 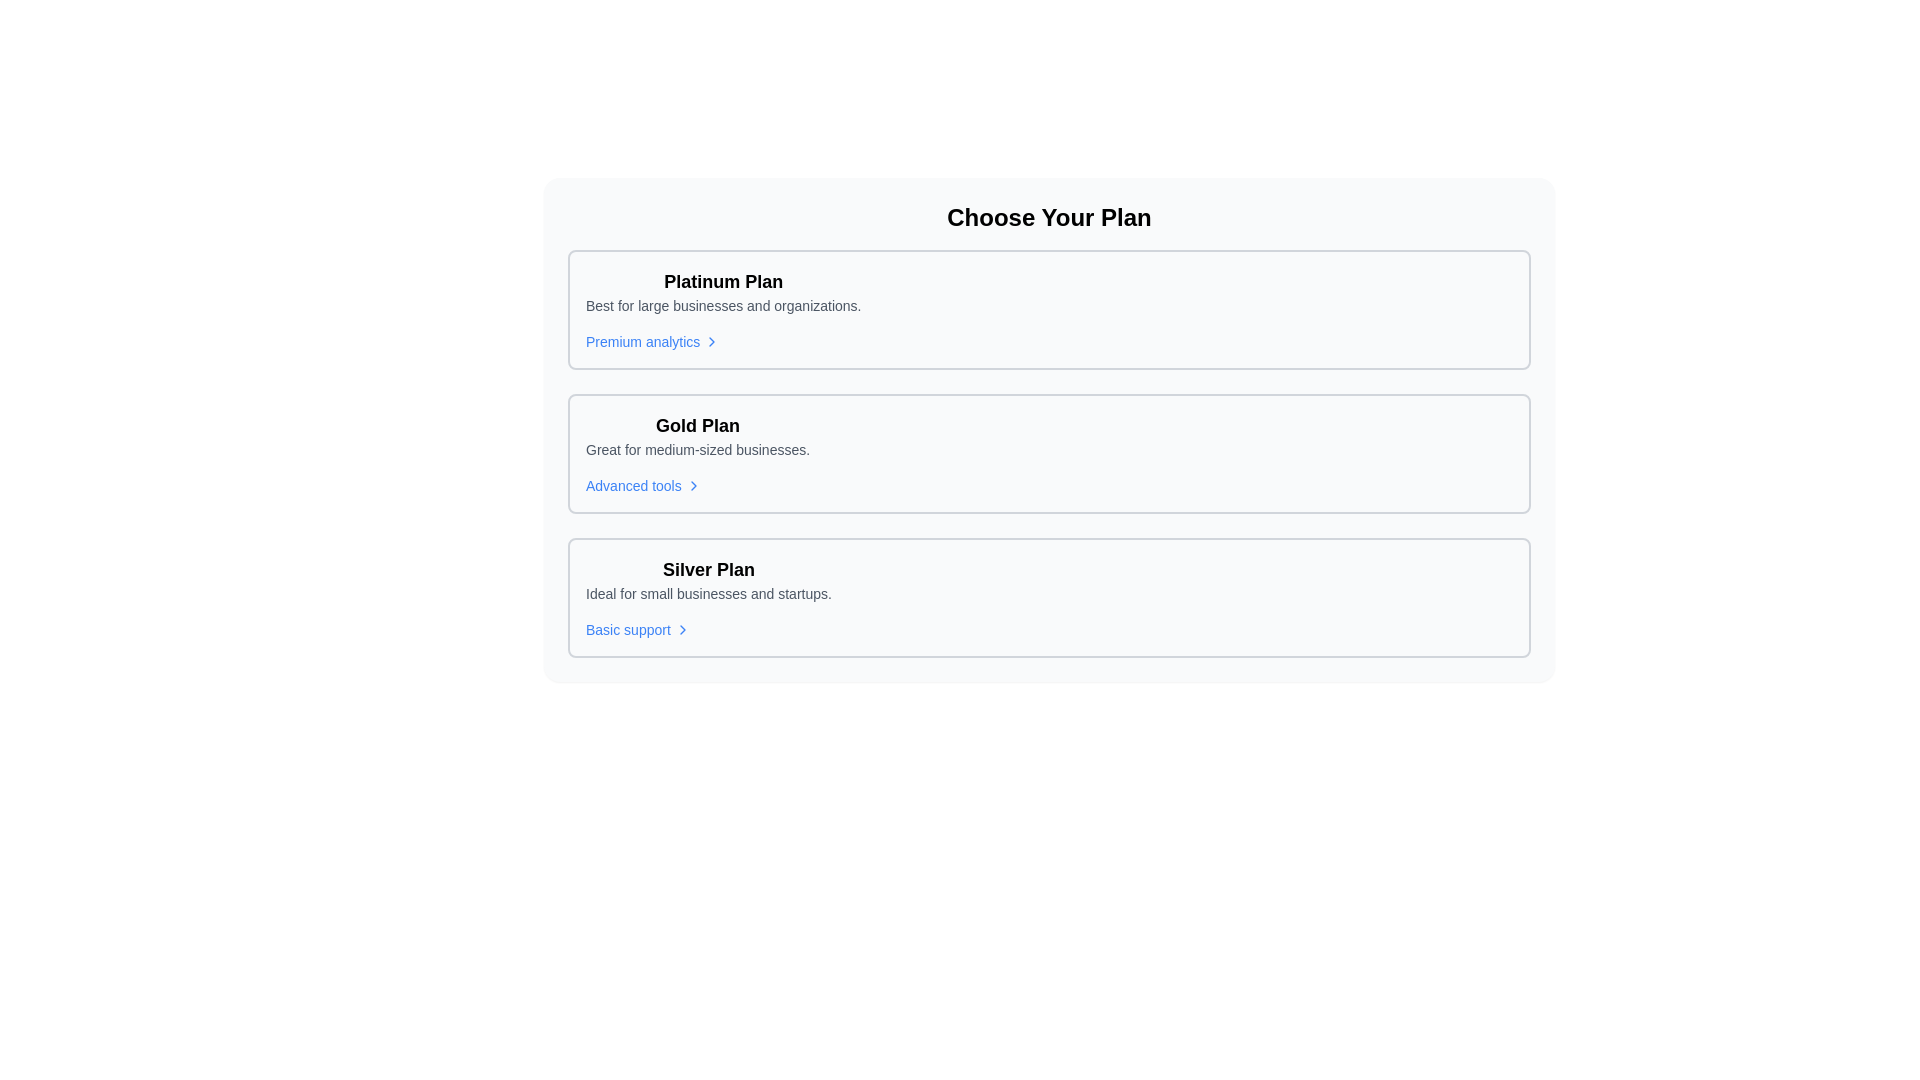 I want to click on the 'Gold Plan' text label, which is styled with bold and large font weight and is prominently positioned in the second plan section of subscription plans, so click(x=698, y=424).